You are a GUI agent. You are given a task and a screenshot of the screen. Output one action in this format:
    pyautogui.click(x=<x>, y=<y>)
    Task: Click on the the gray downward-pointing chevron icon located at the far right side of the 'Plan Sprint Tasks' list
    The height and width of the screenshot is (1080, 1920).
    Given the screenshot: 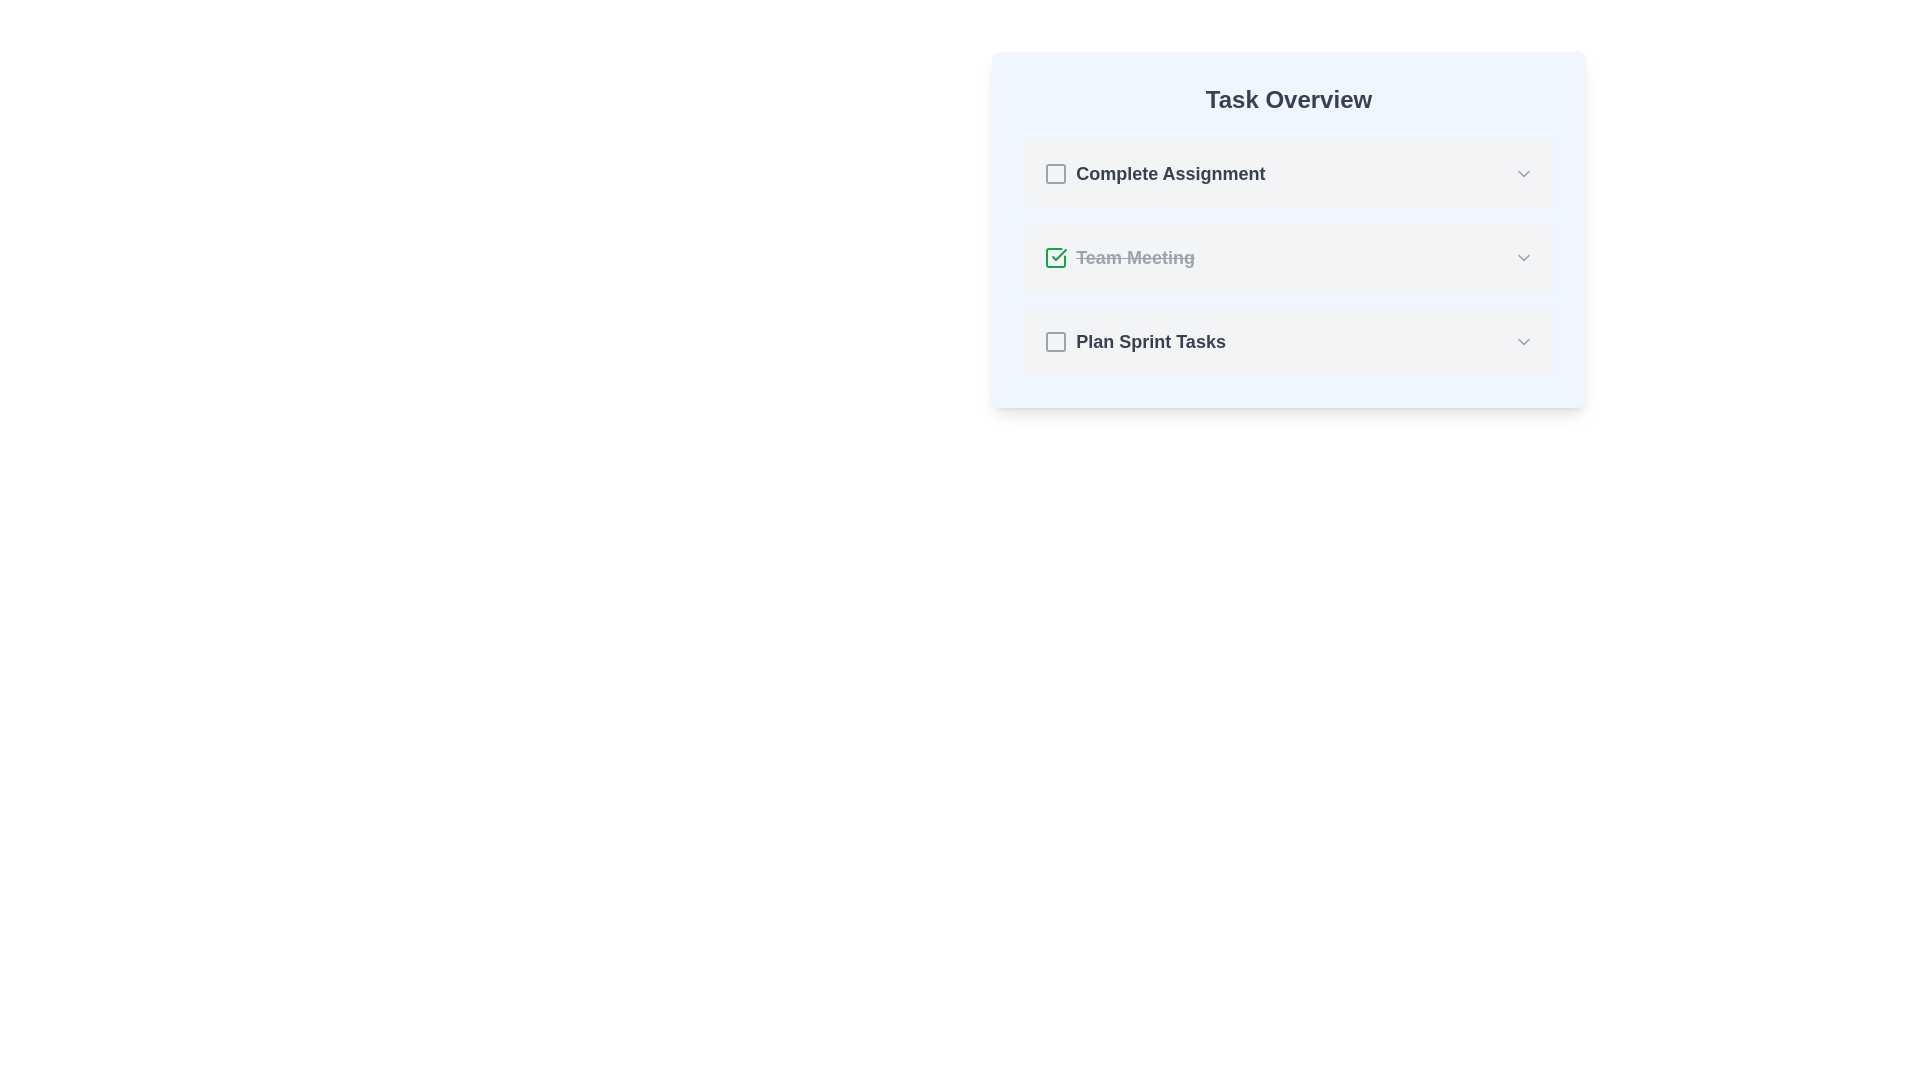 What is the action you would take?
    pyautogui.click(x=1522, y=341)
    